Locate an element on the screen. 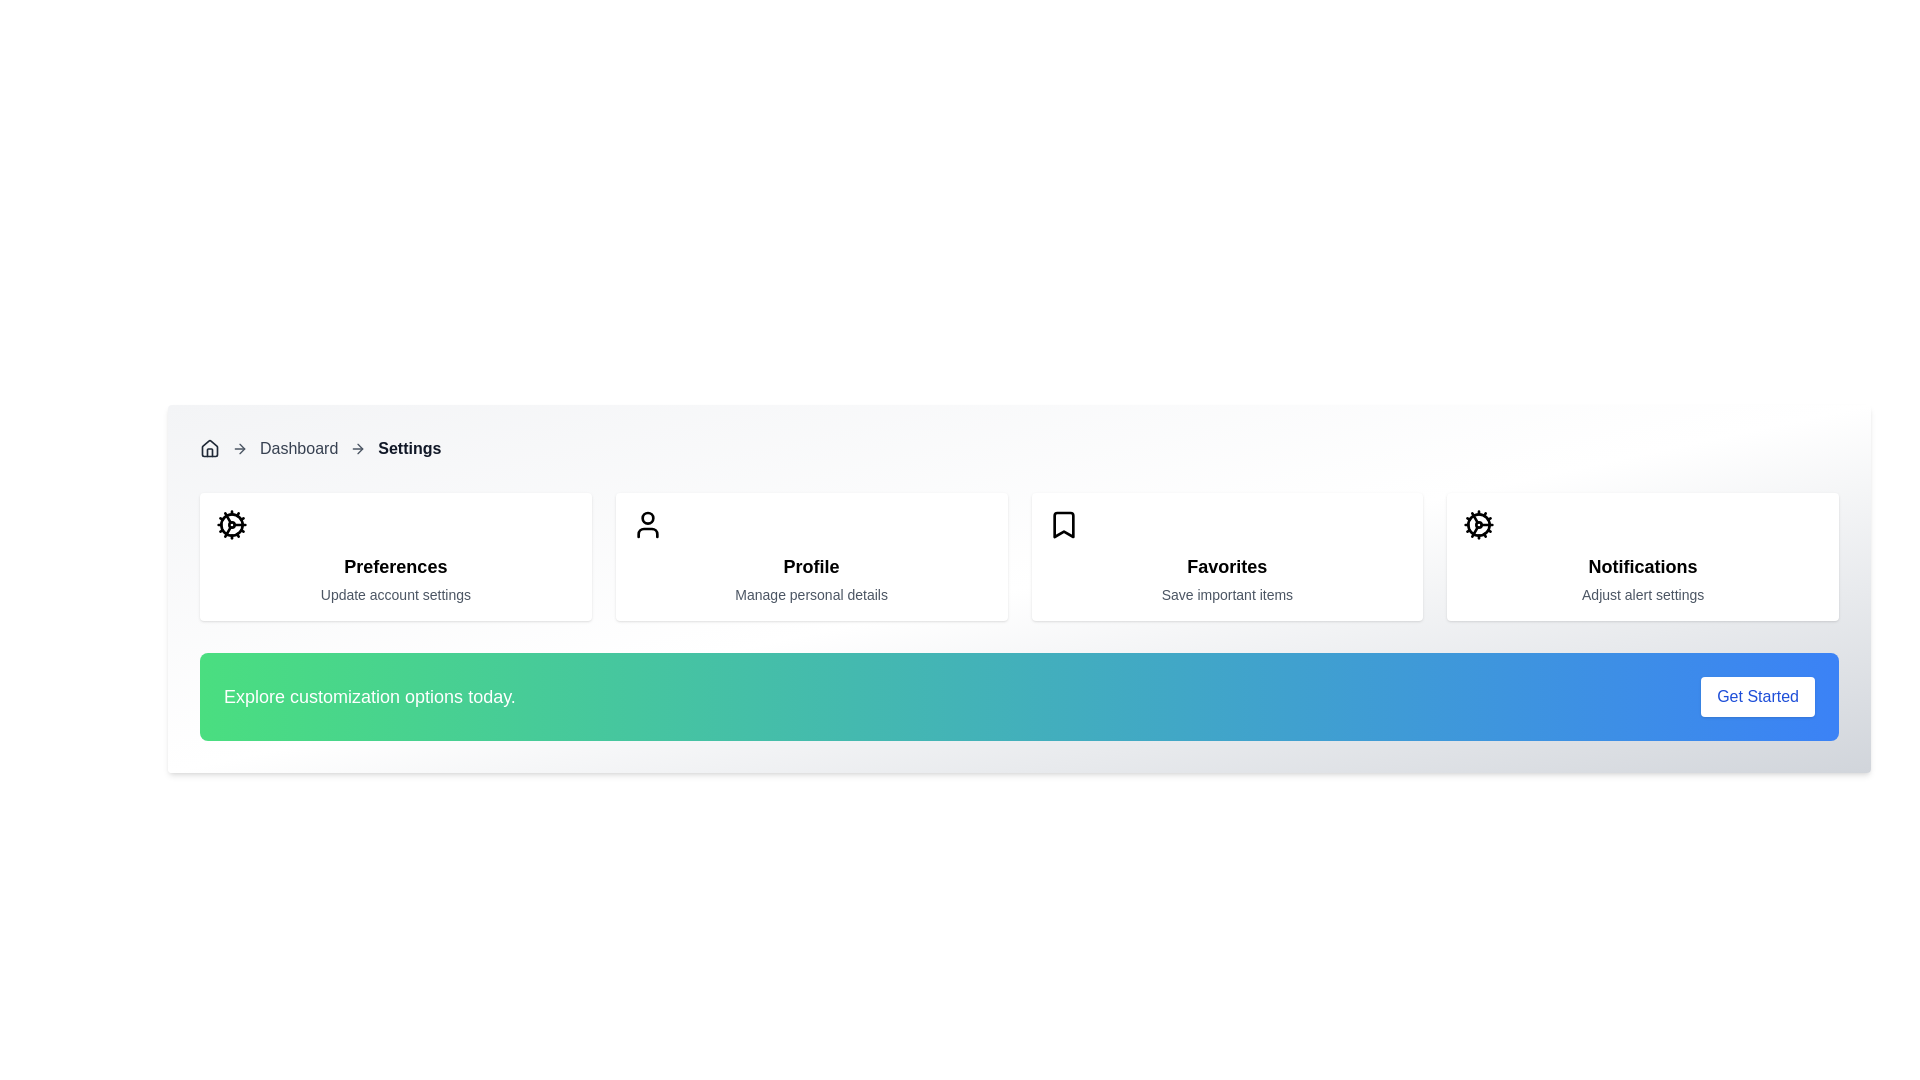  the decorative SVG Icon located in the top-left corner of the card that contains the texts 'Notifications' and 'Adjust alert settings' is located at coordinates (1479, 523).